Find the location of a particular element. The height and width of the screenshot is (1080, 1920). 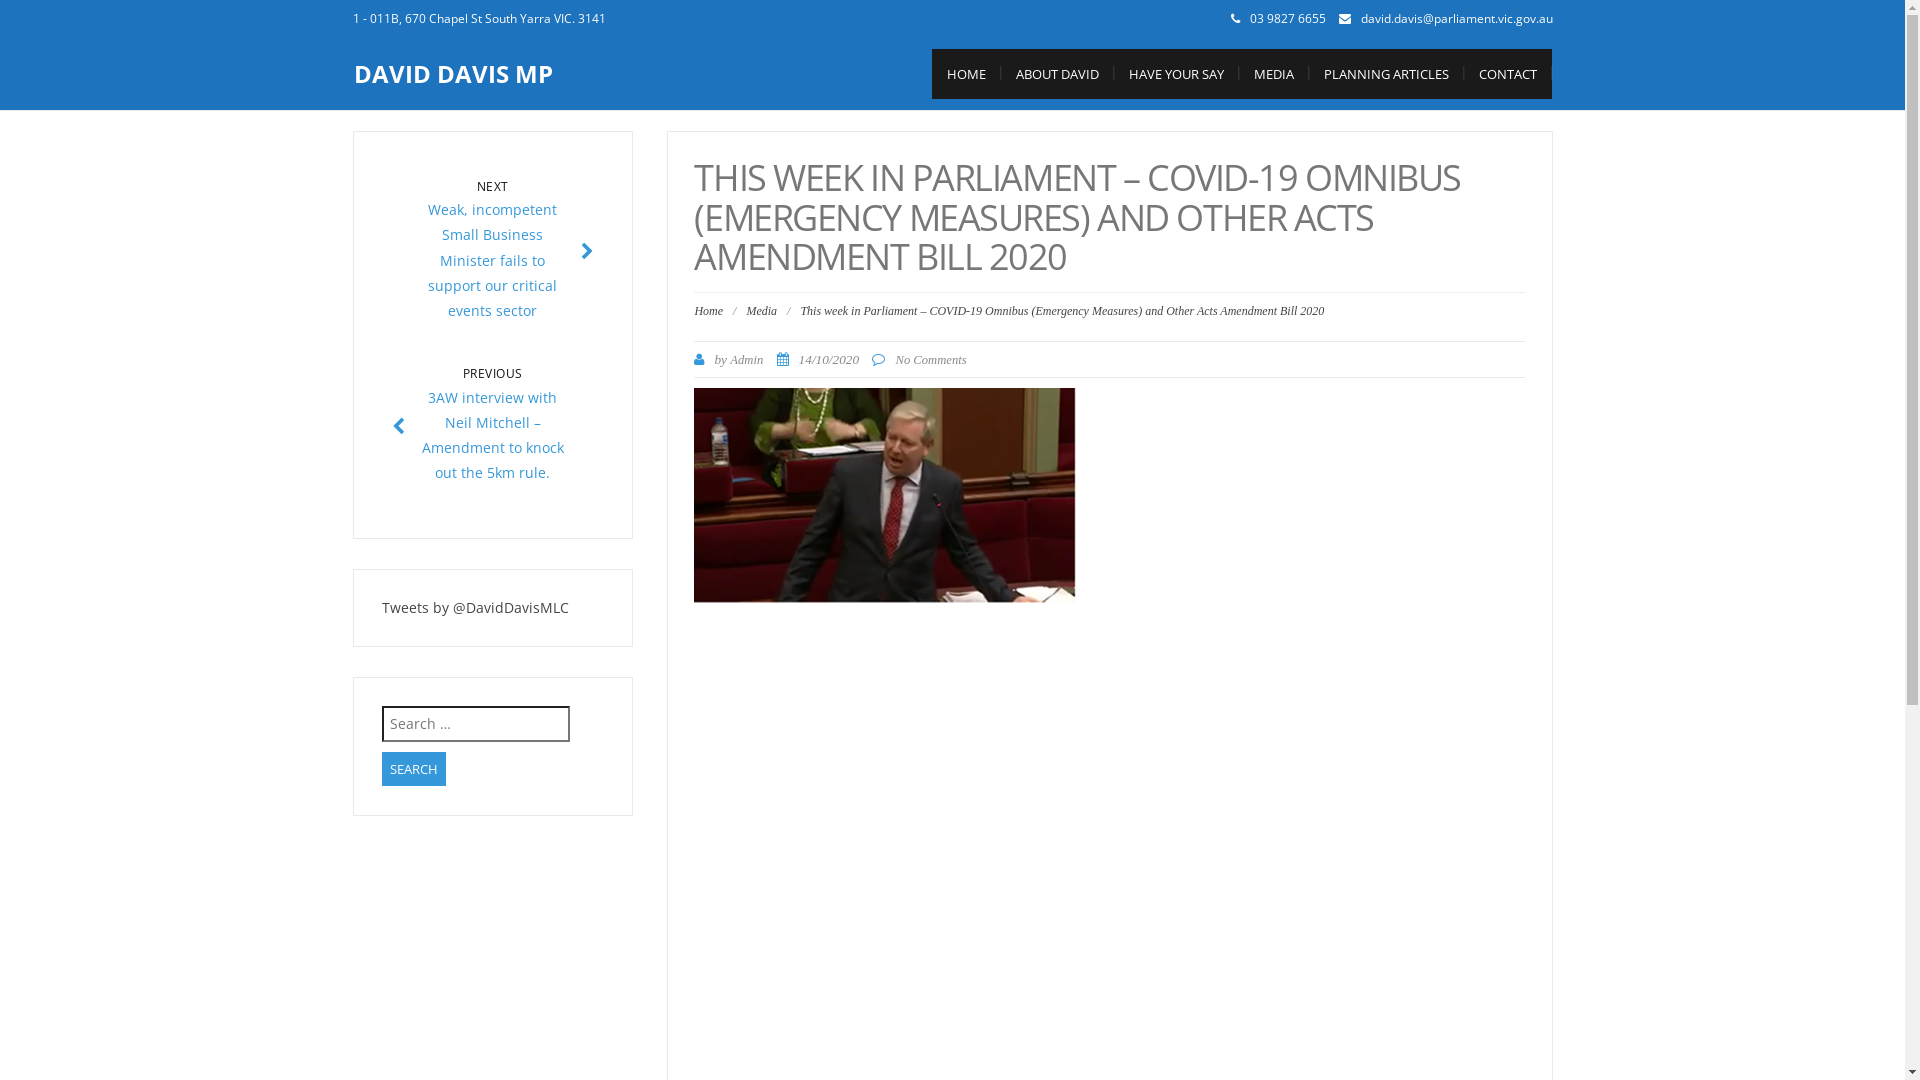

'Search' is located at coordinates (412, 768).